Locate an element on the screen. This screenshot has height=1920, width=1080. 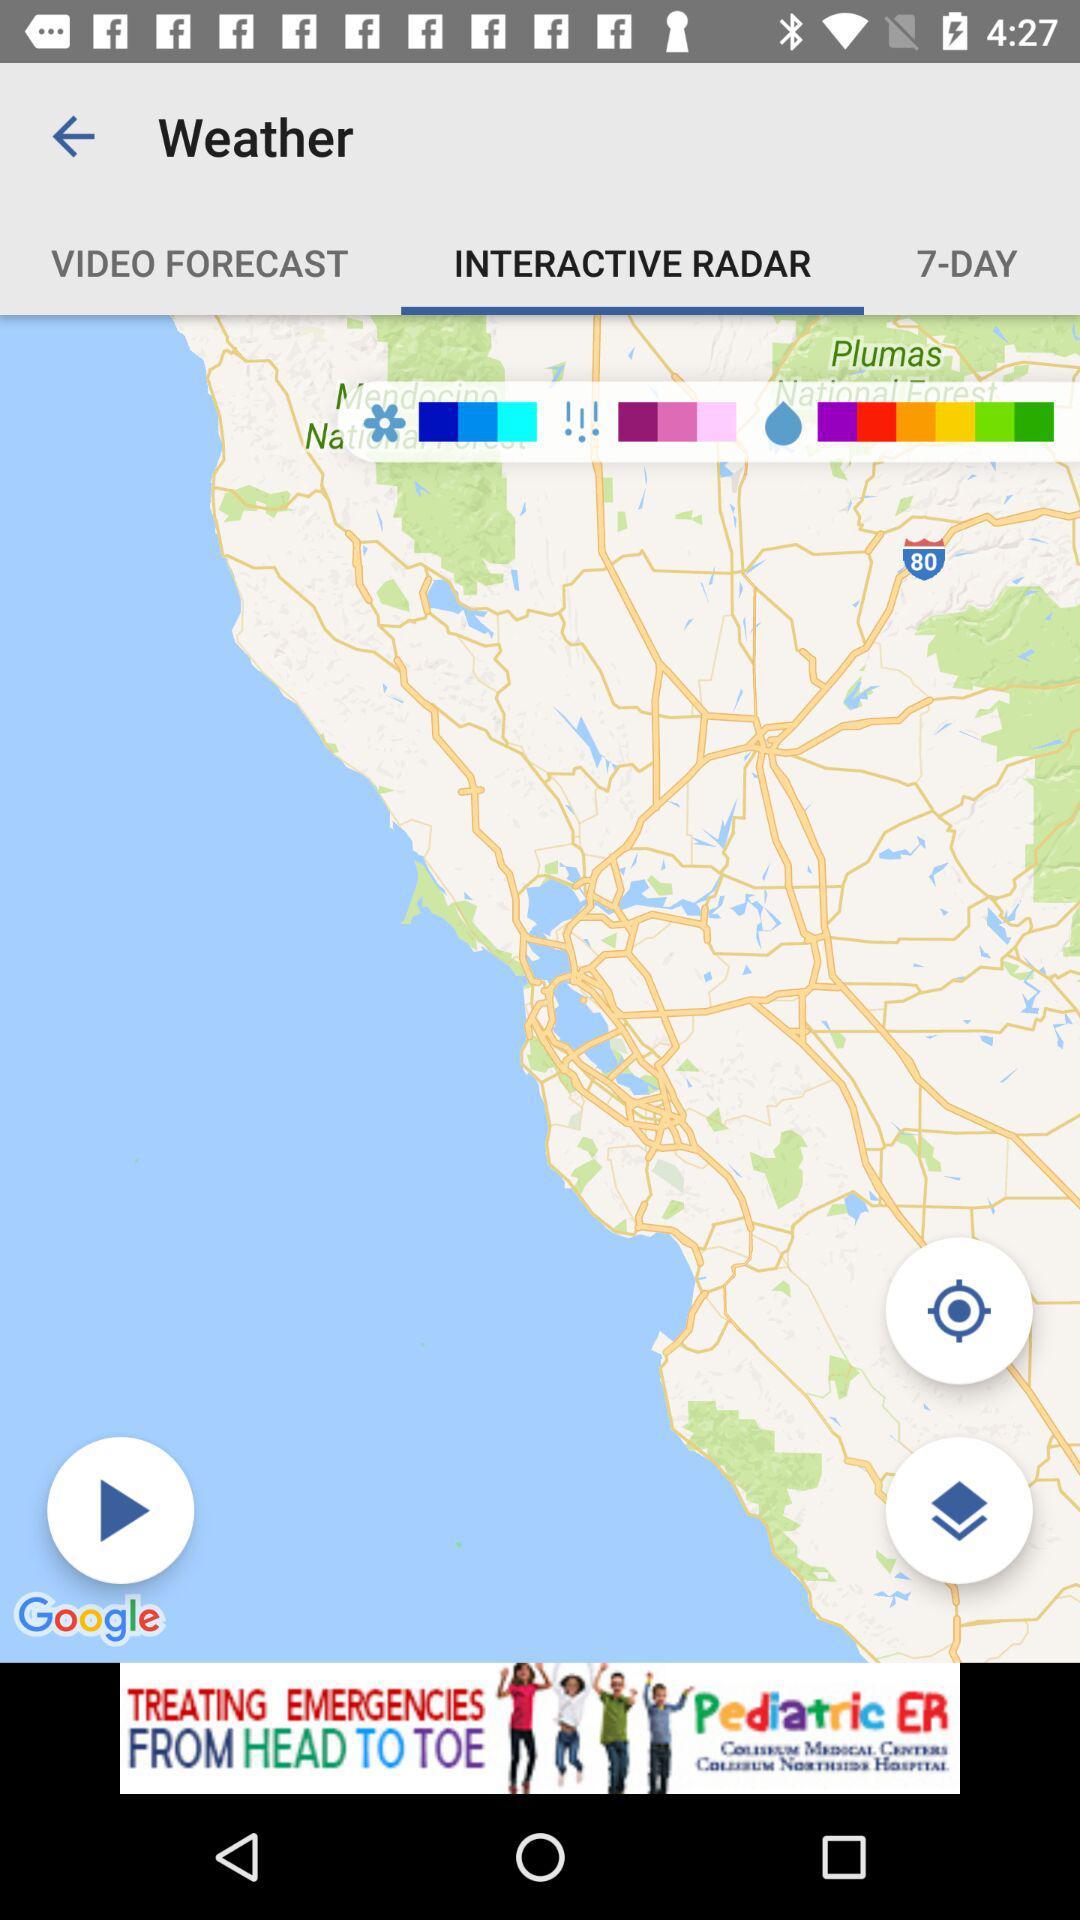
show more detials is located at coordinates (958, 1510).